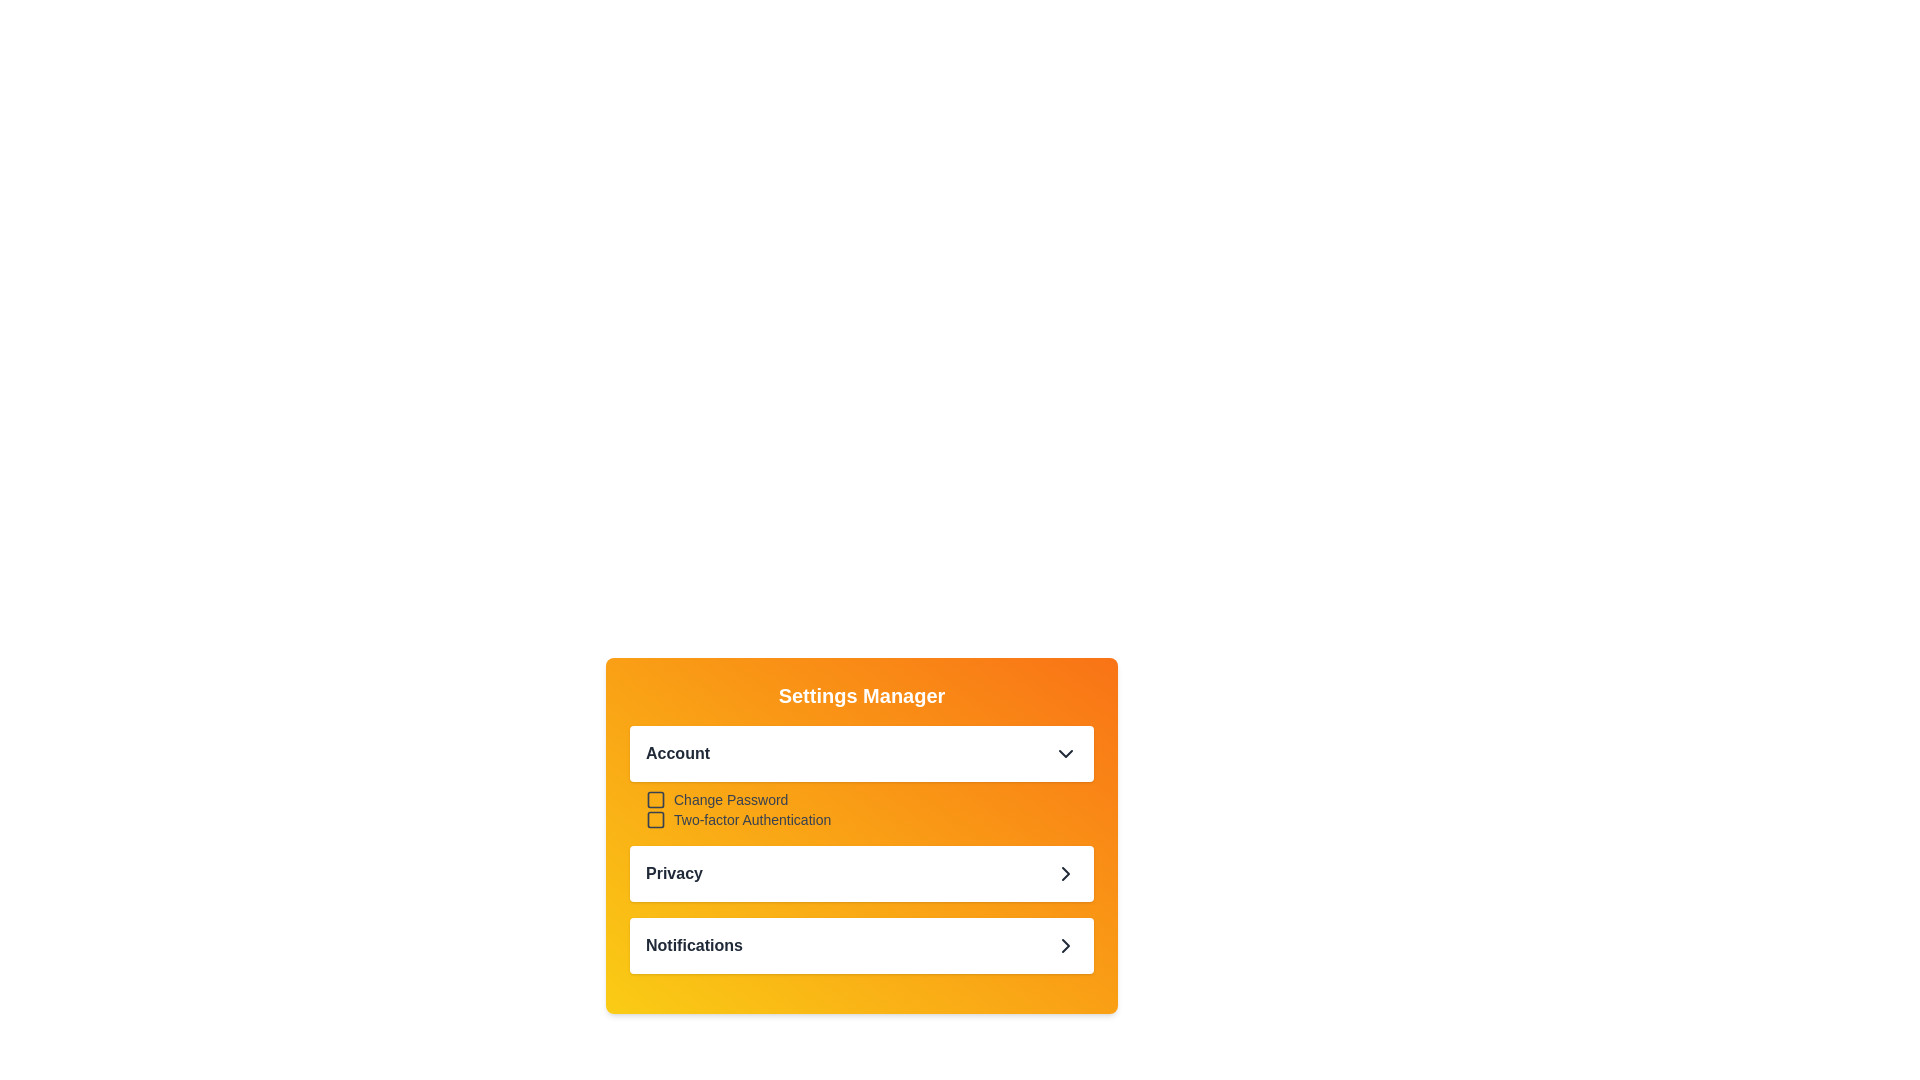 The image size is (1920, 1080). I want to click on the small red square inside the larger clear square of the 'Two-factor Authentication' checkbox in the 'Account' section of the 'Settings Manager', so click(656, 820).